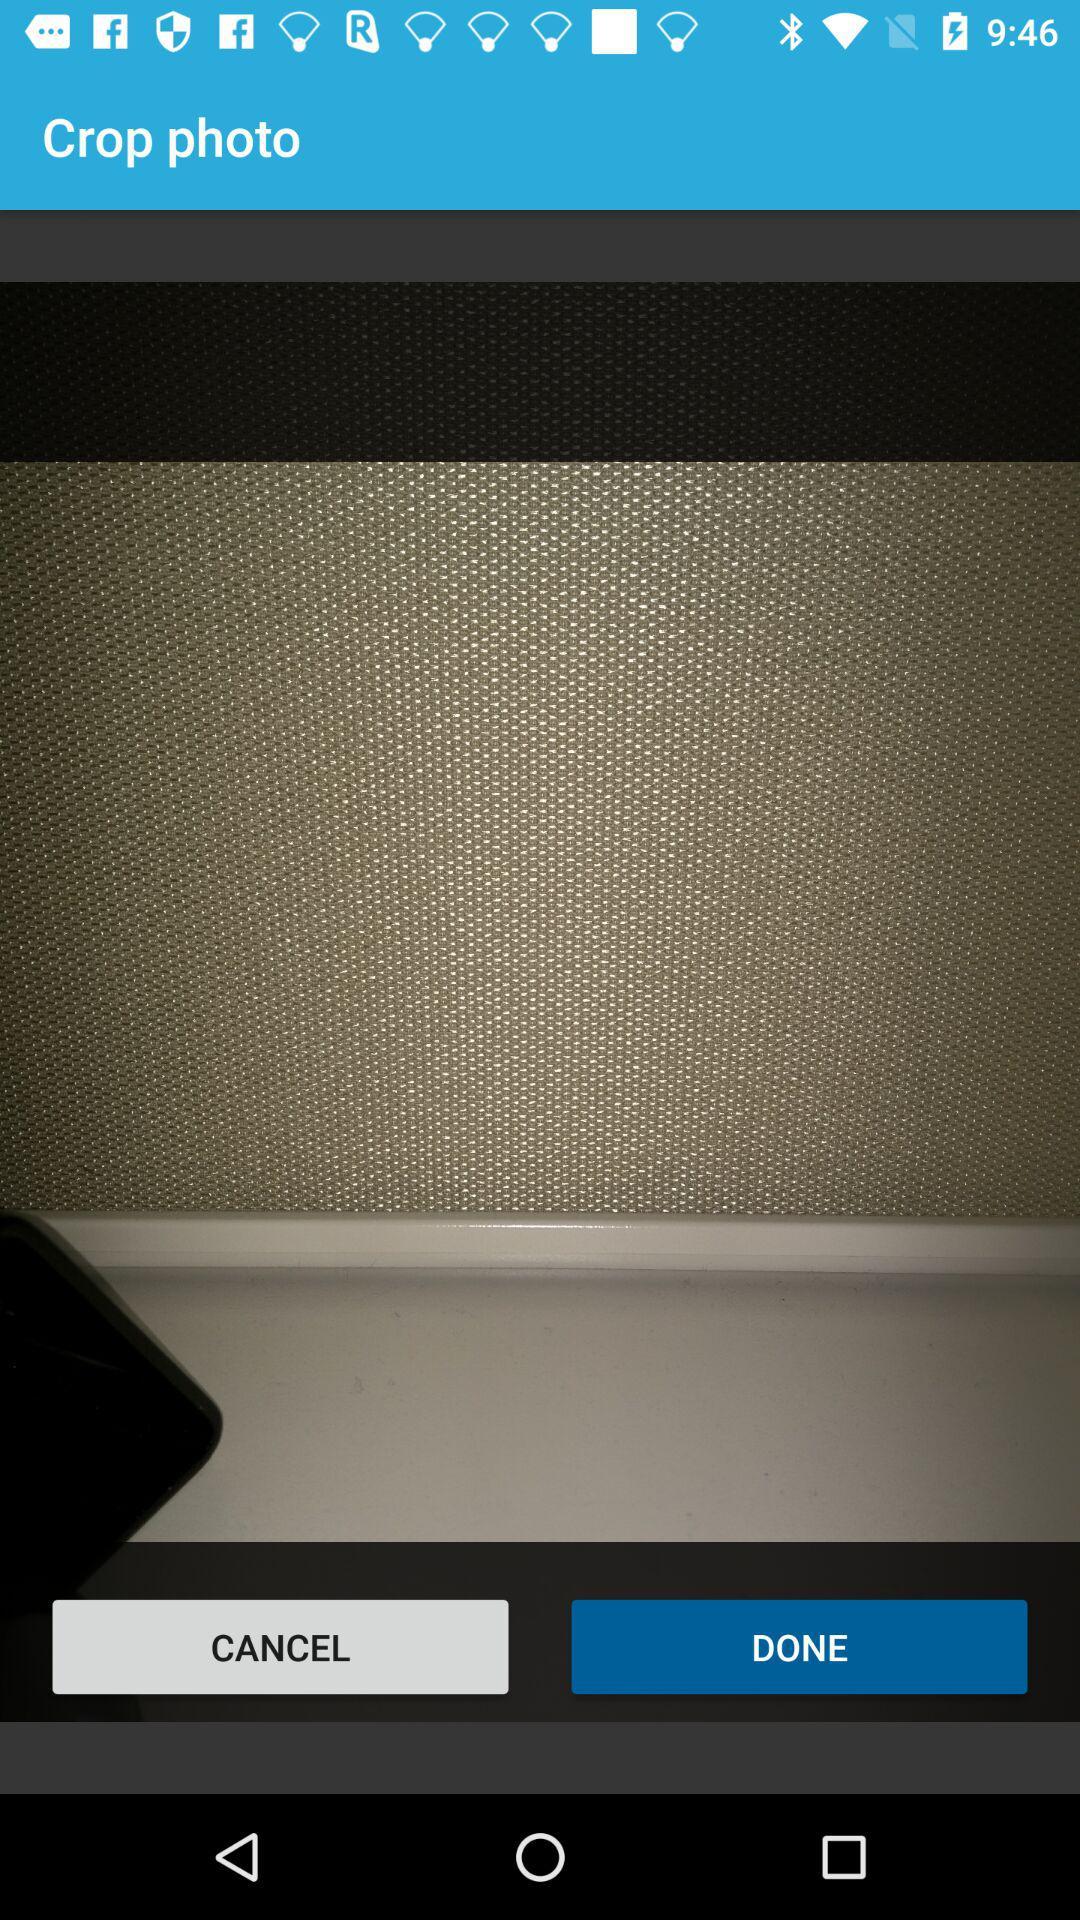  Describe the element at coordinates (798, 1646) in the screenshot. I see `item to the right of cancel item` at that location.